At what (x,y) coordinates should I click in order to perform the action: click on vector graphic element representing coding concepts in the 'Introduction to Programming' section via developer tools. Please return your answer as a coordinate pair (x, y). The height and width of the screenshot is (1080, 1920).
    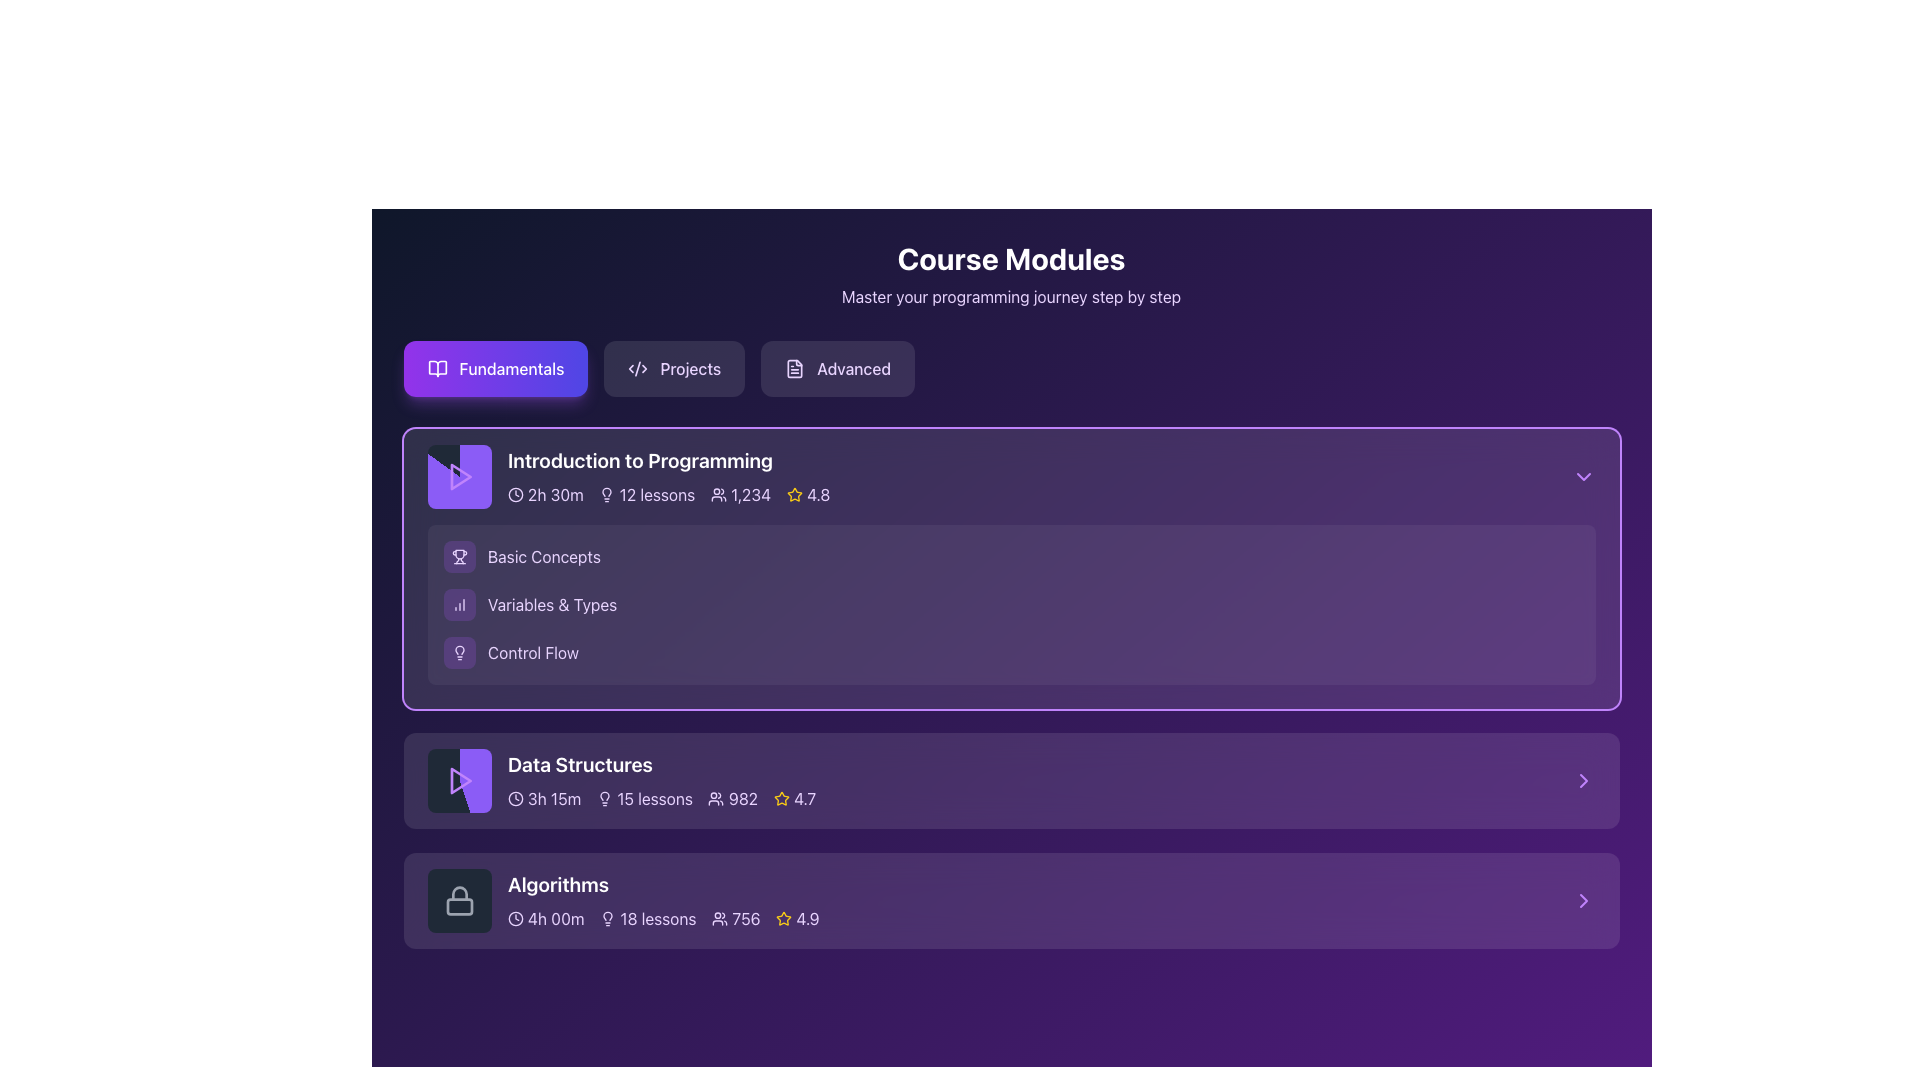
    Looking at the image, I should click on (637, 369).